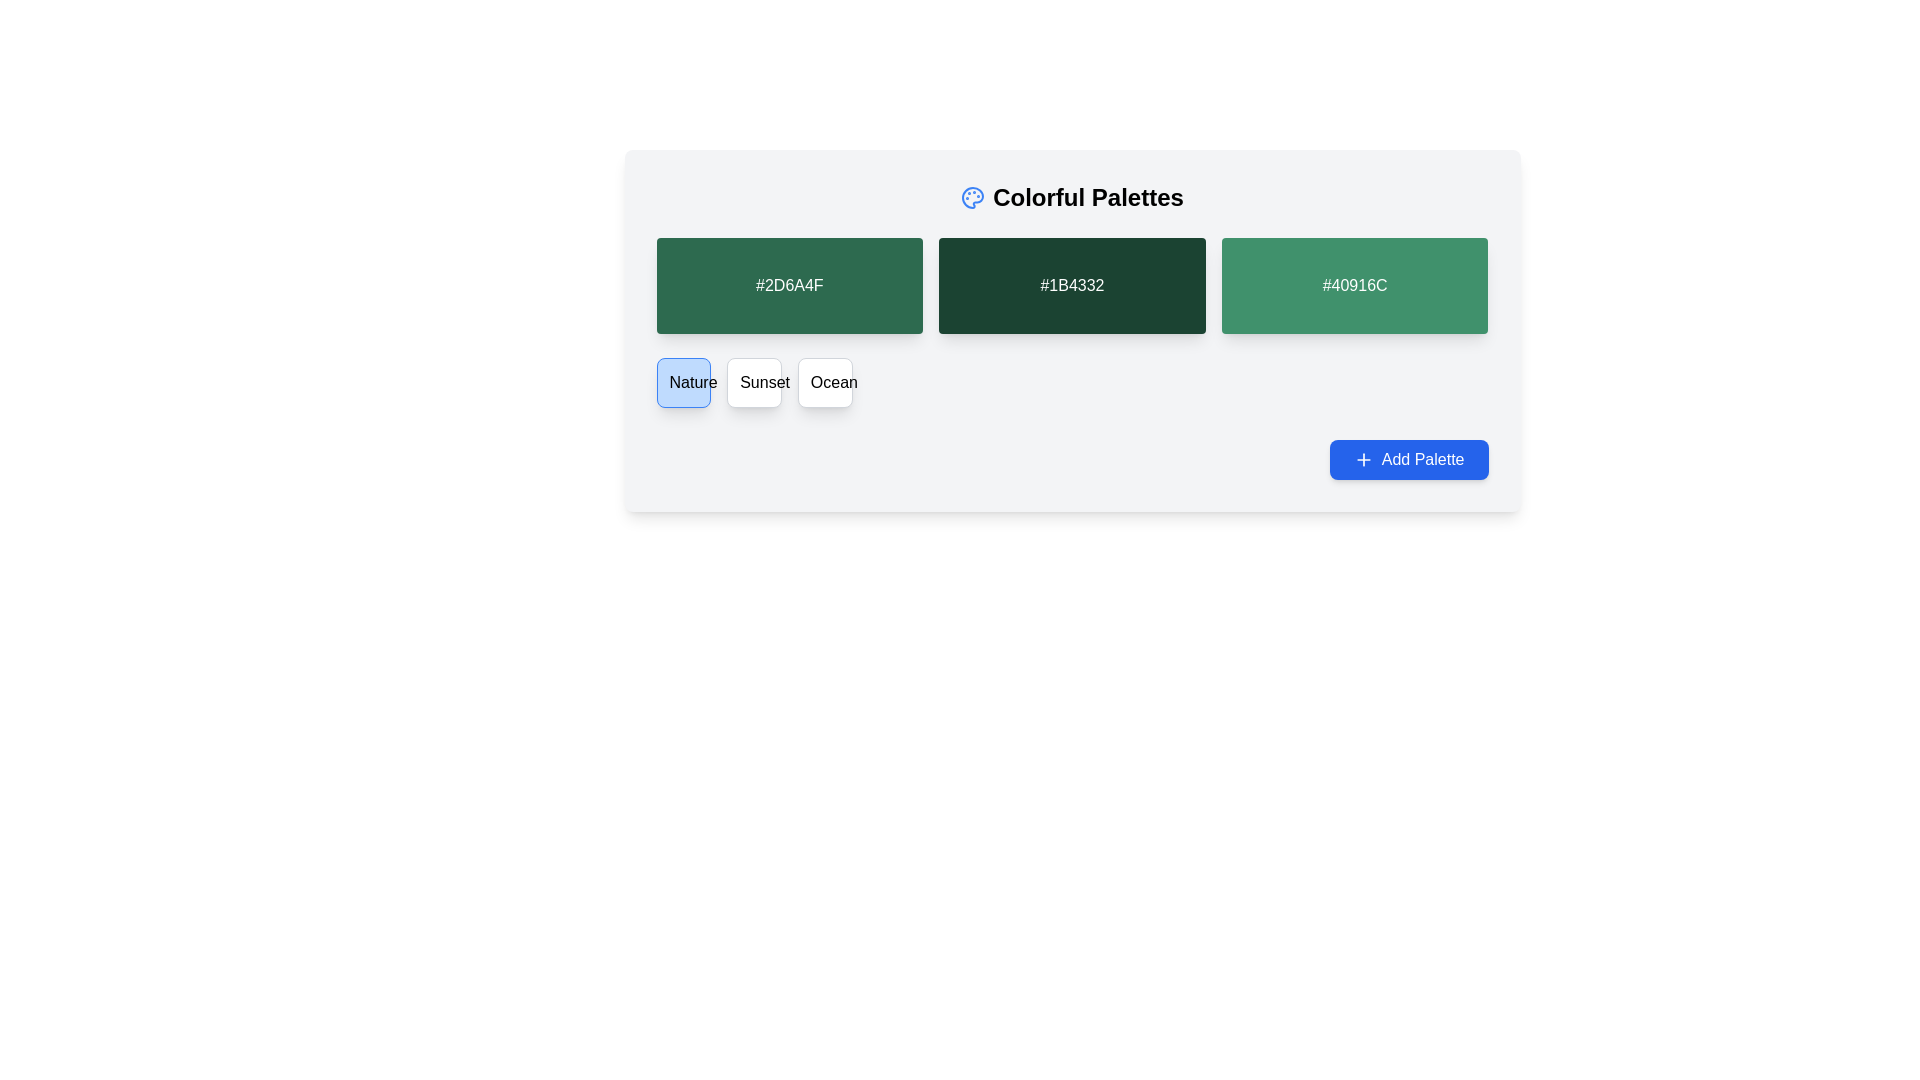 The height and width of the screenshot is (1080, 1920). I want to click on the rectangular button labeled 'Ocean' with a white background and gray border to observe interactive effects like scaling, so click(825, 382).